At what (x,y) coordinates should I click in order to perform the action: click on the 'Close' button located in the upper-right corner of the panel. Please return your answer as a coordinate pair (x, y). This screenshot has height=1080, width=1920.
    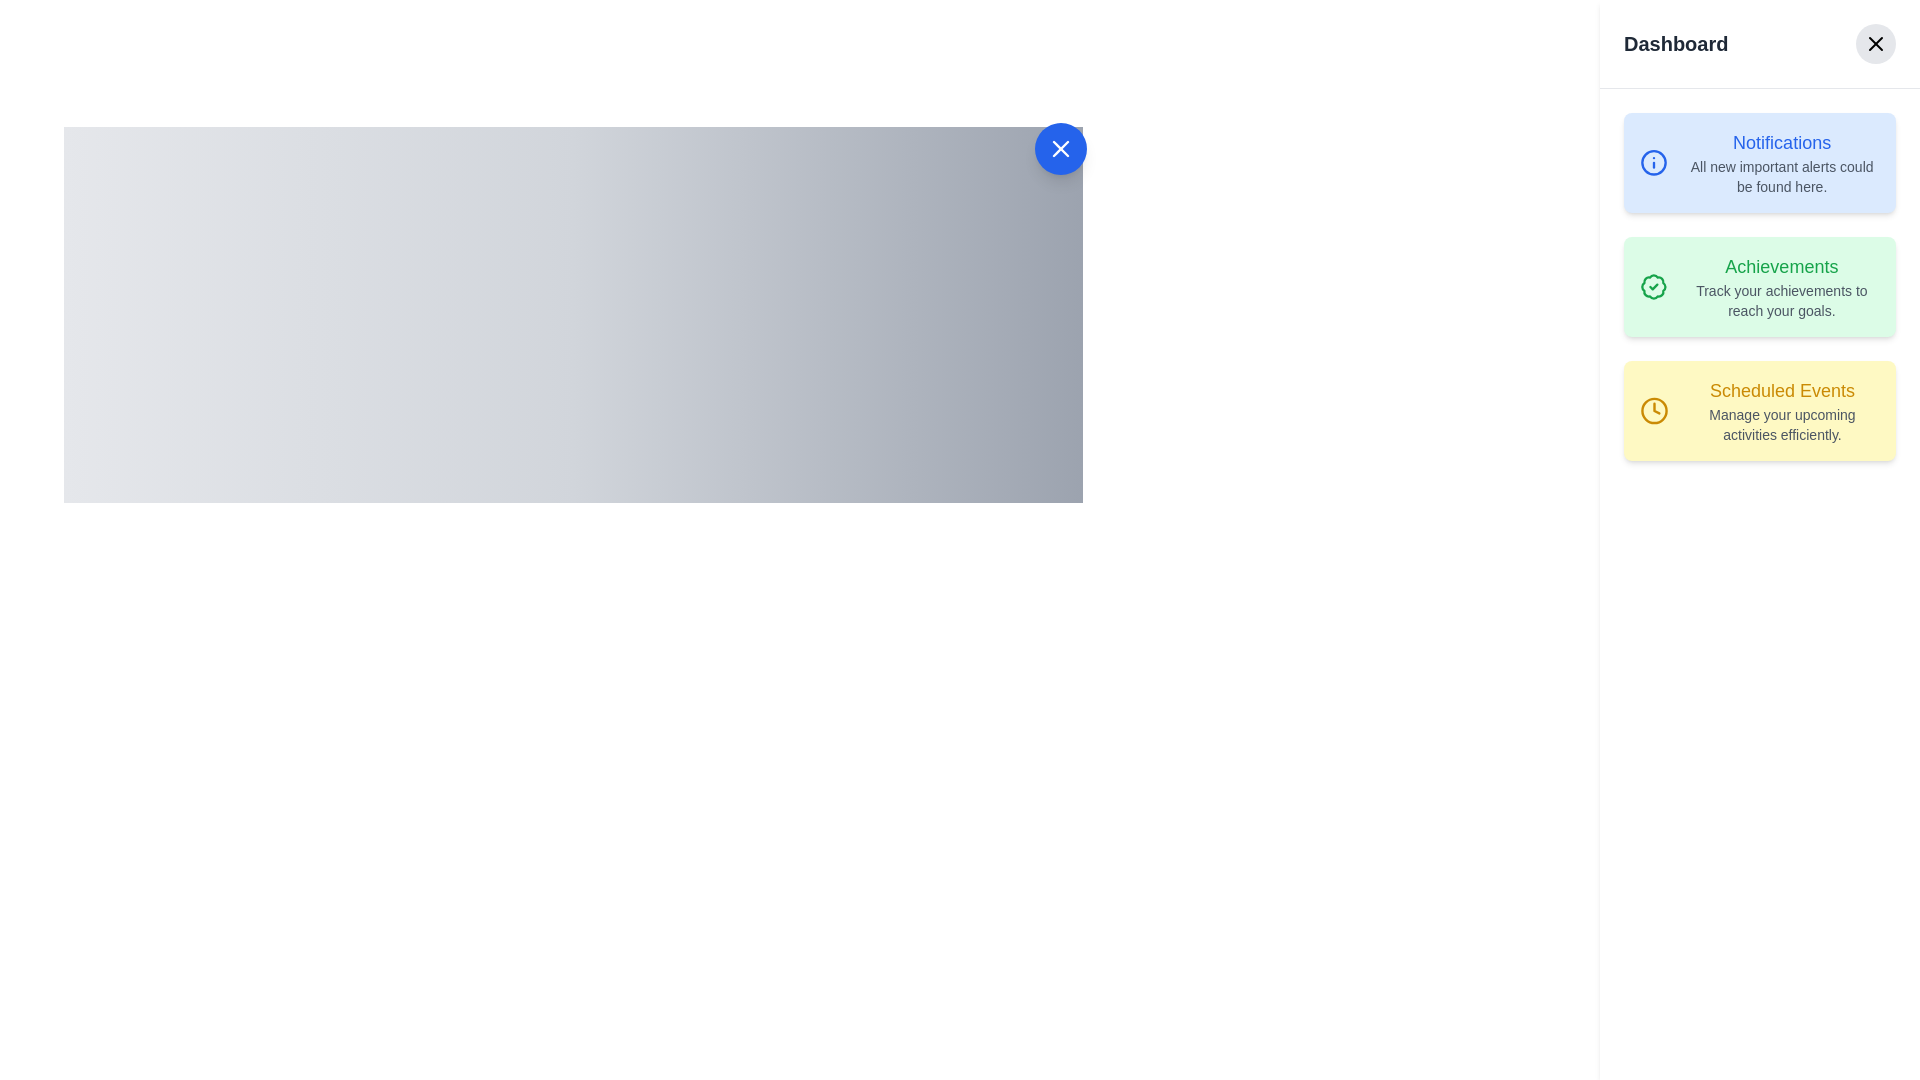
    Looking at the image, I should click on (1059, 148).